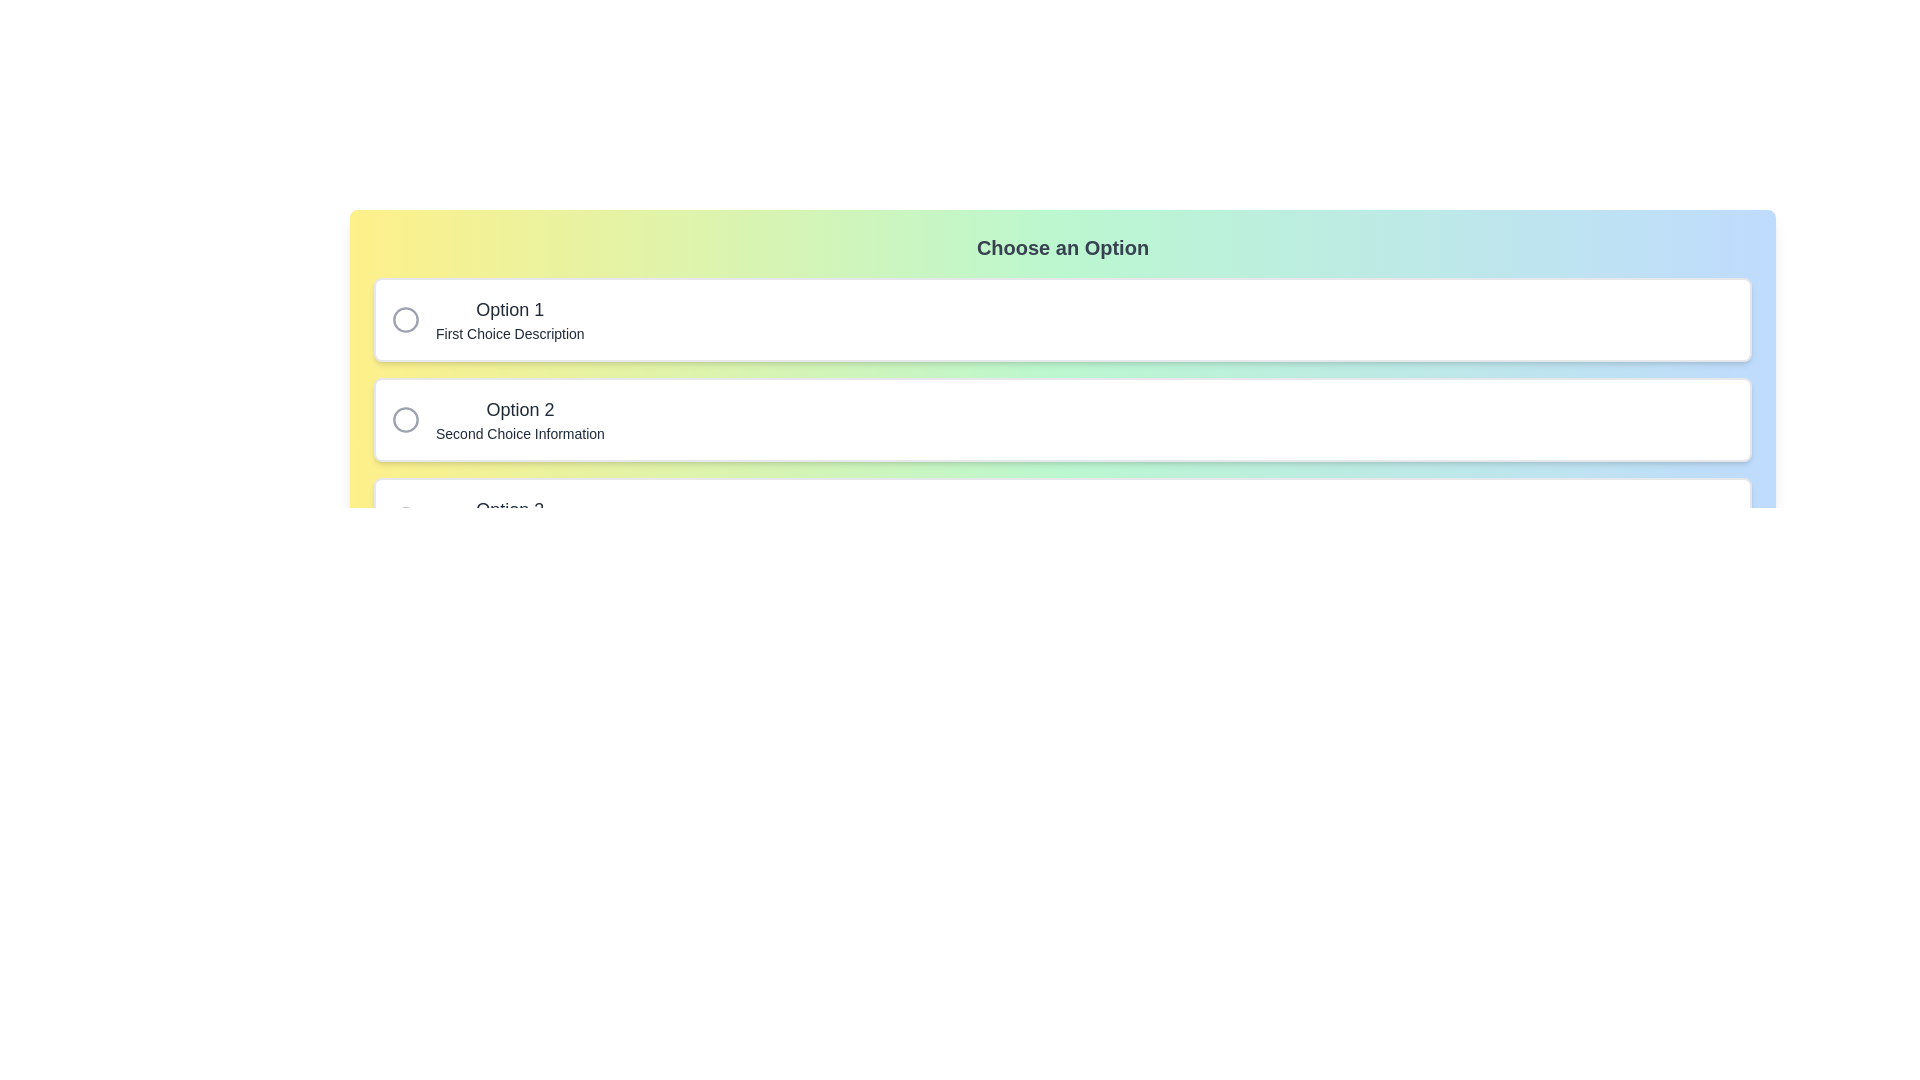 This screenshot has width=1920, height=1080. What do you see at coordinates (405, 419) in the screenshot?
I see `the second circular marker in the vertical list of options, which serves as a checkbox for 'Option 2' and 'Second Choice Information'` at bounding box center [405, 419].